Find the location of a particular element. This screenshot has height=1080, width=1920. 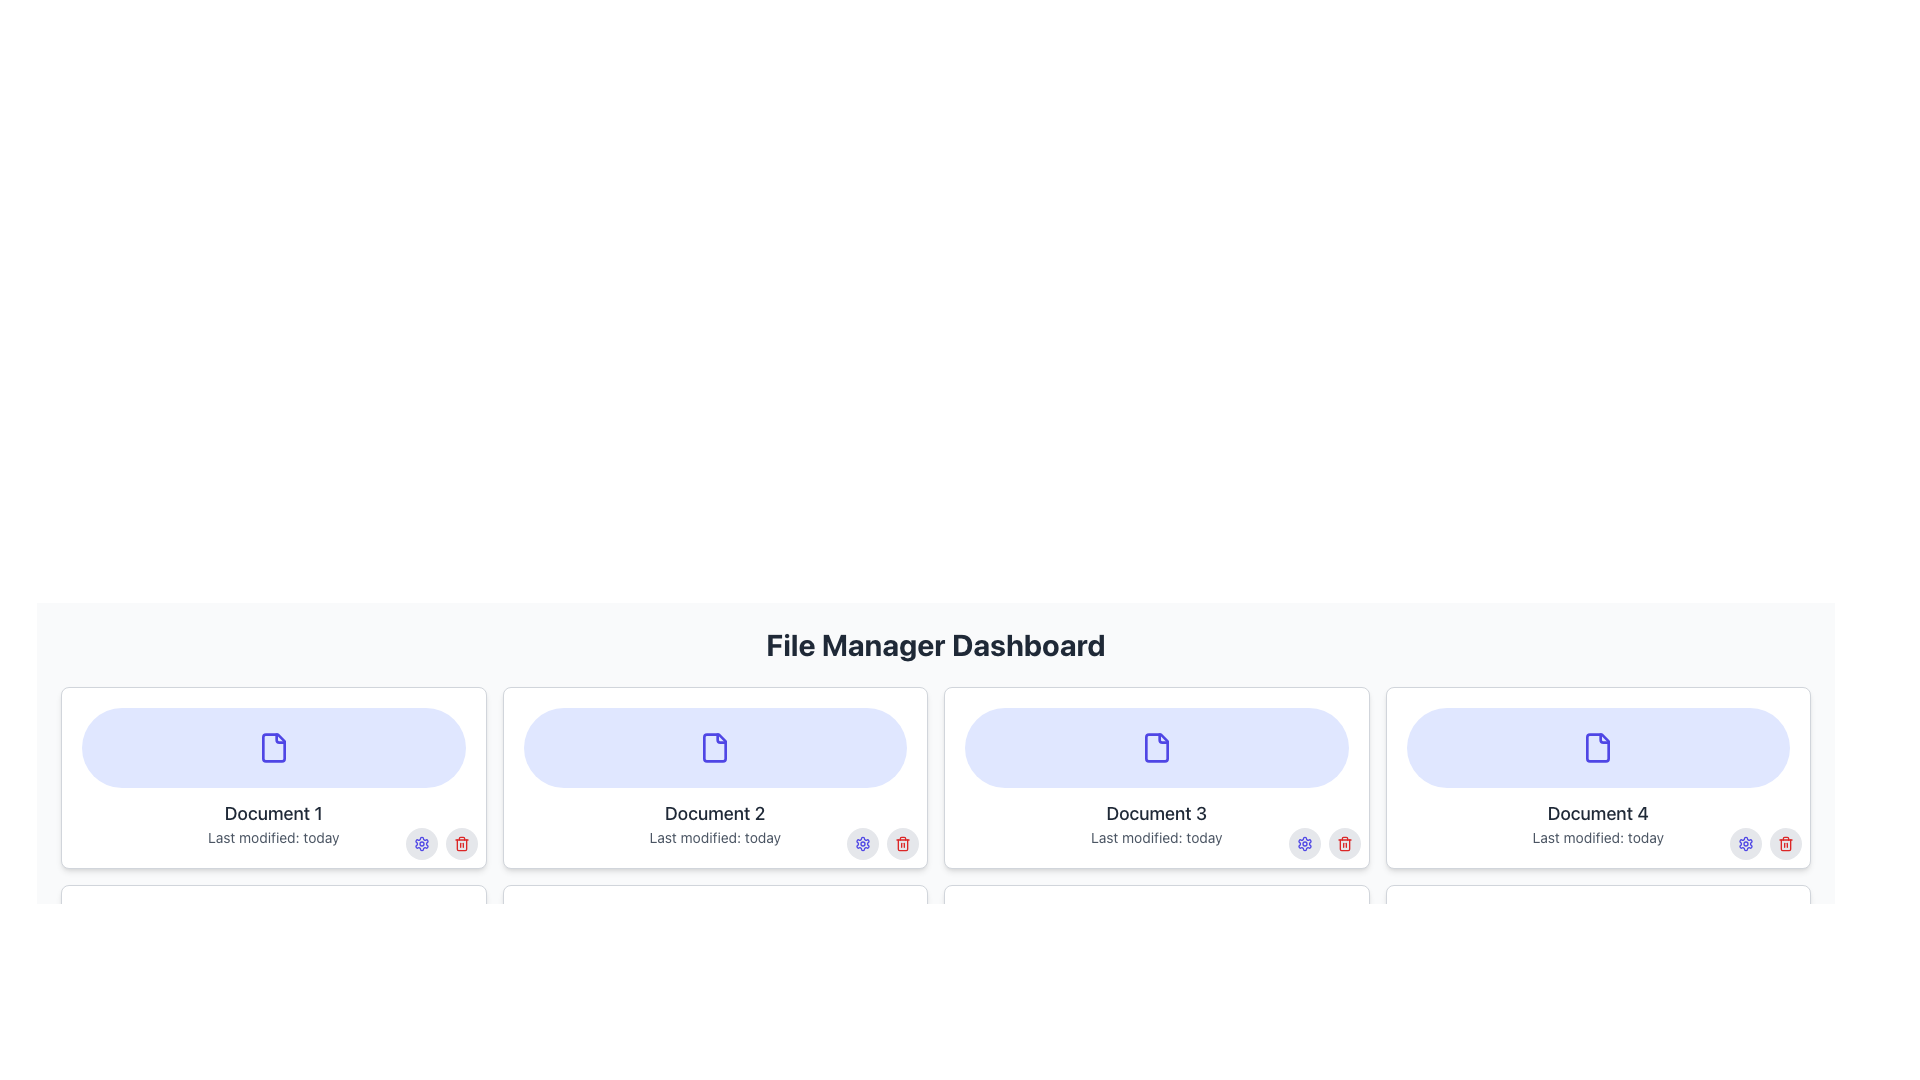

the small red trash bin icon button located at the bottom-right corner of the 'Document 1' card is located at coordinates (460, 1040).